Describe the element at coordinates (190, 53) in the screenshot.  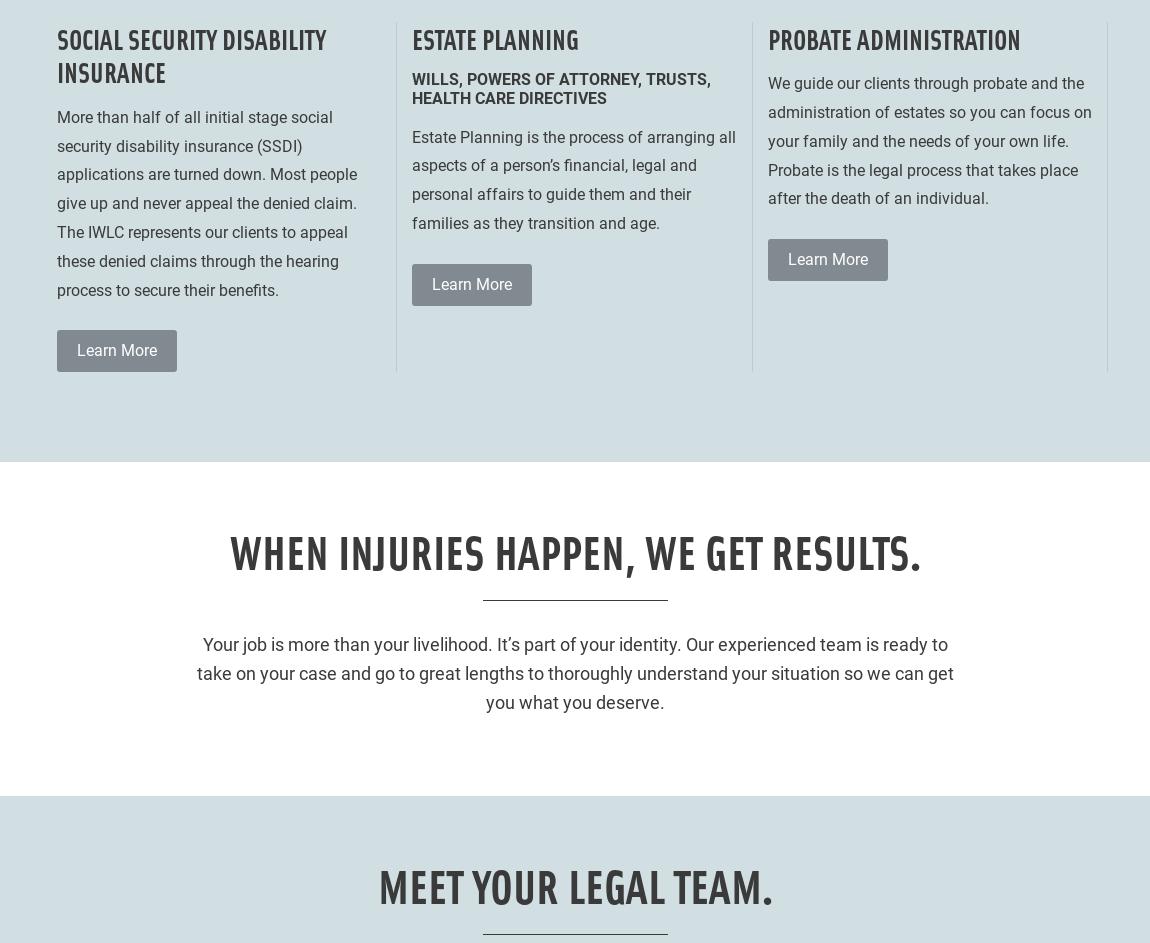
I see `'Social Security Disability Insurance'` at that location.